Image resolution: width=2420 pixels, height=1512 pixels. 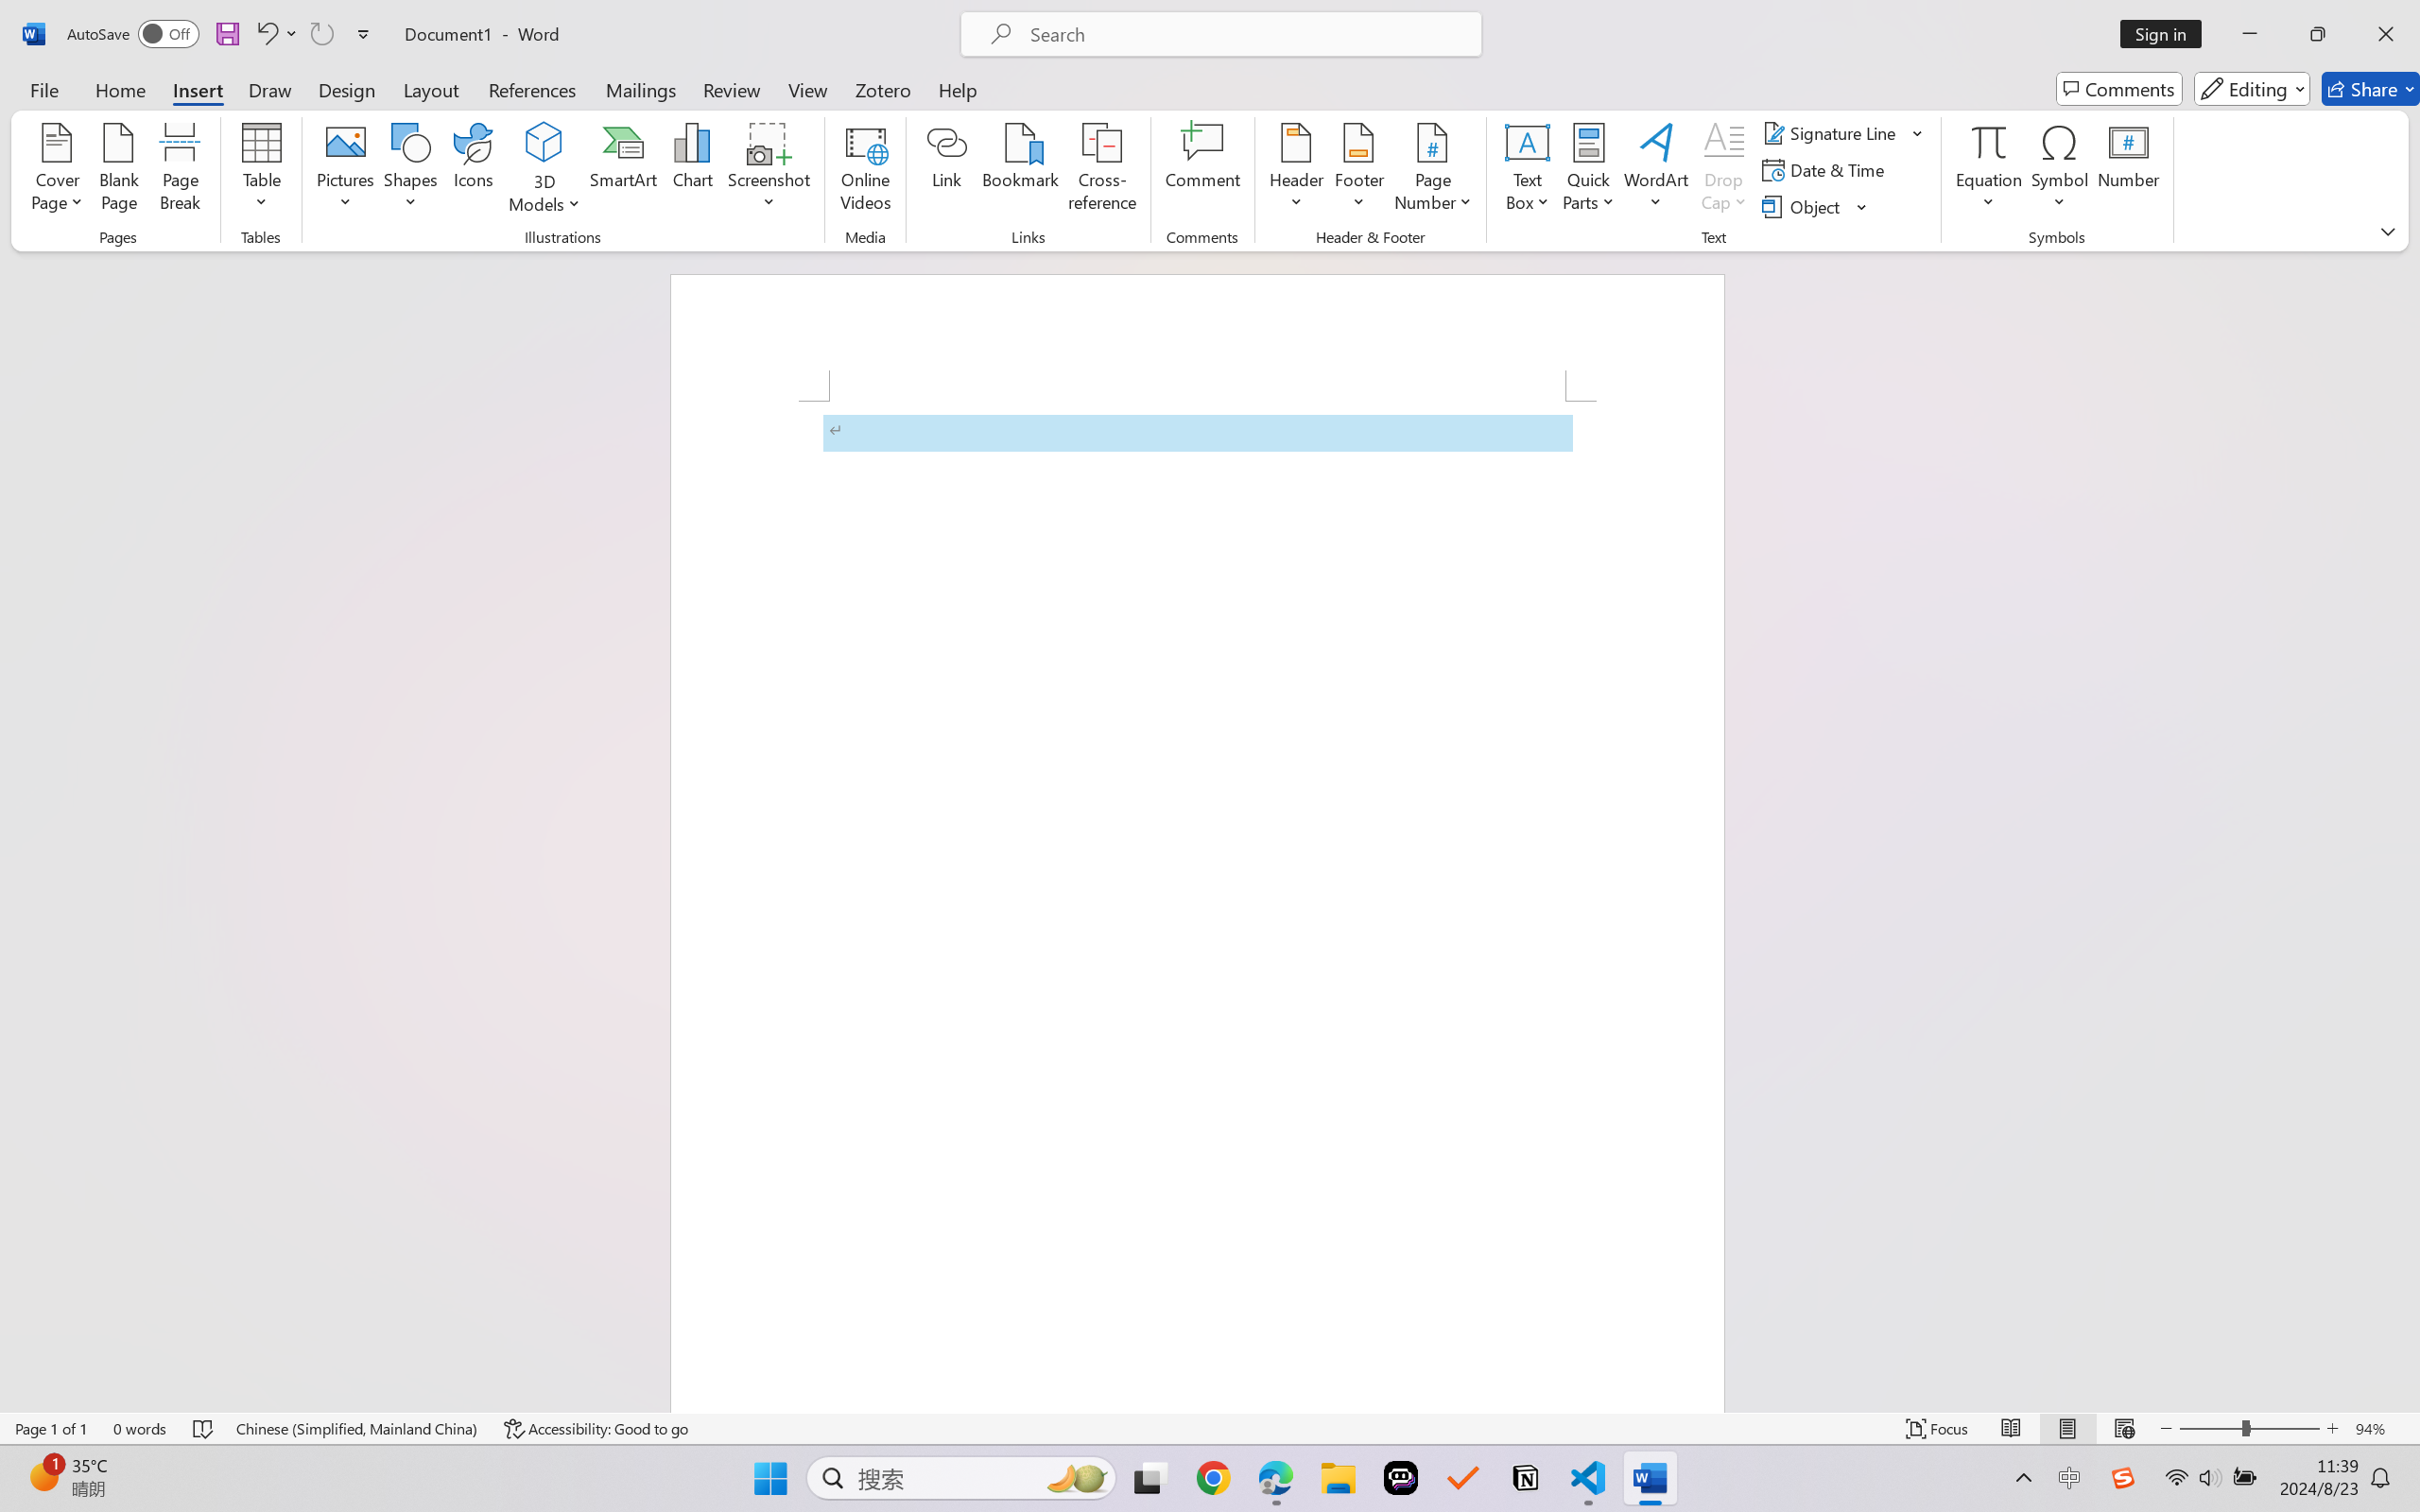 I want to click on 'Signature Line', so click(x=1843, y=131).